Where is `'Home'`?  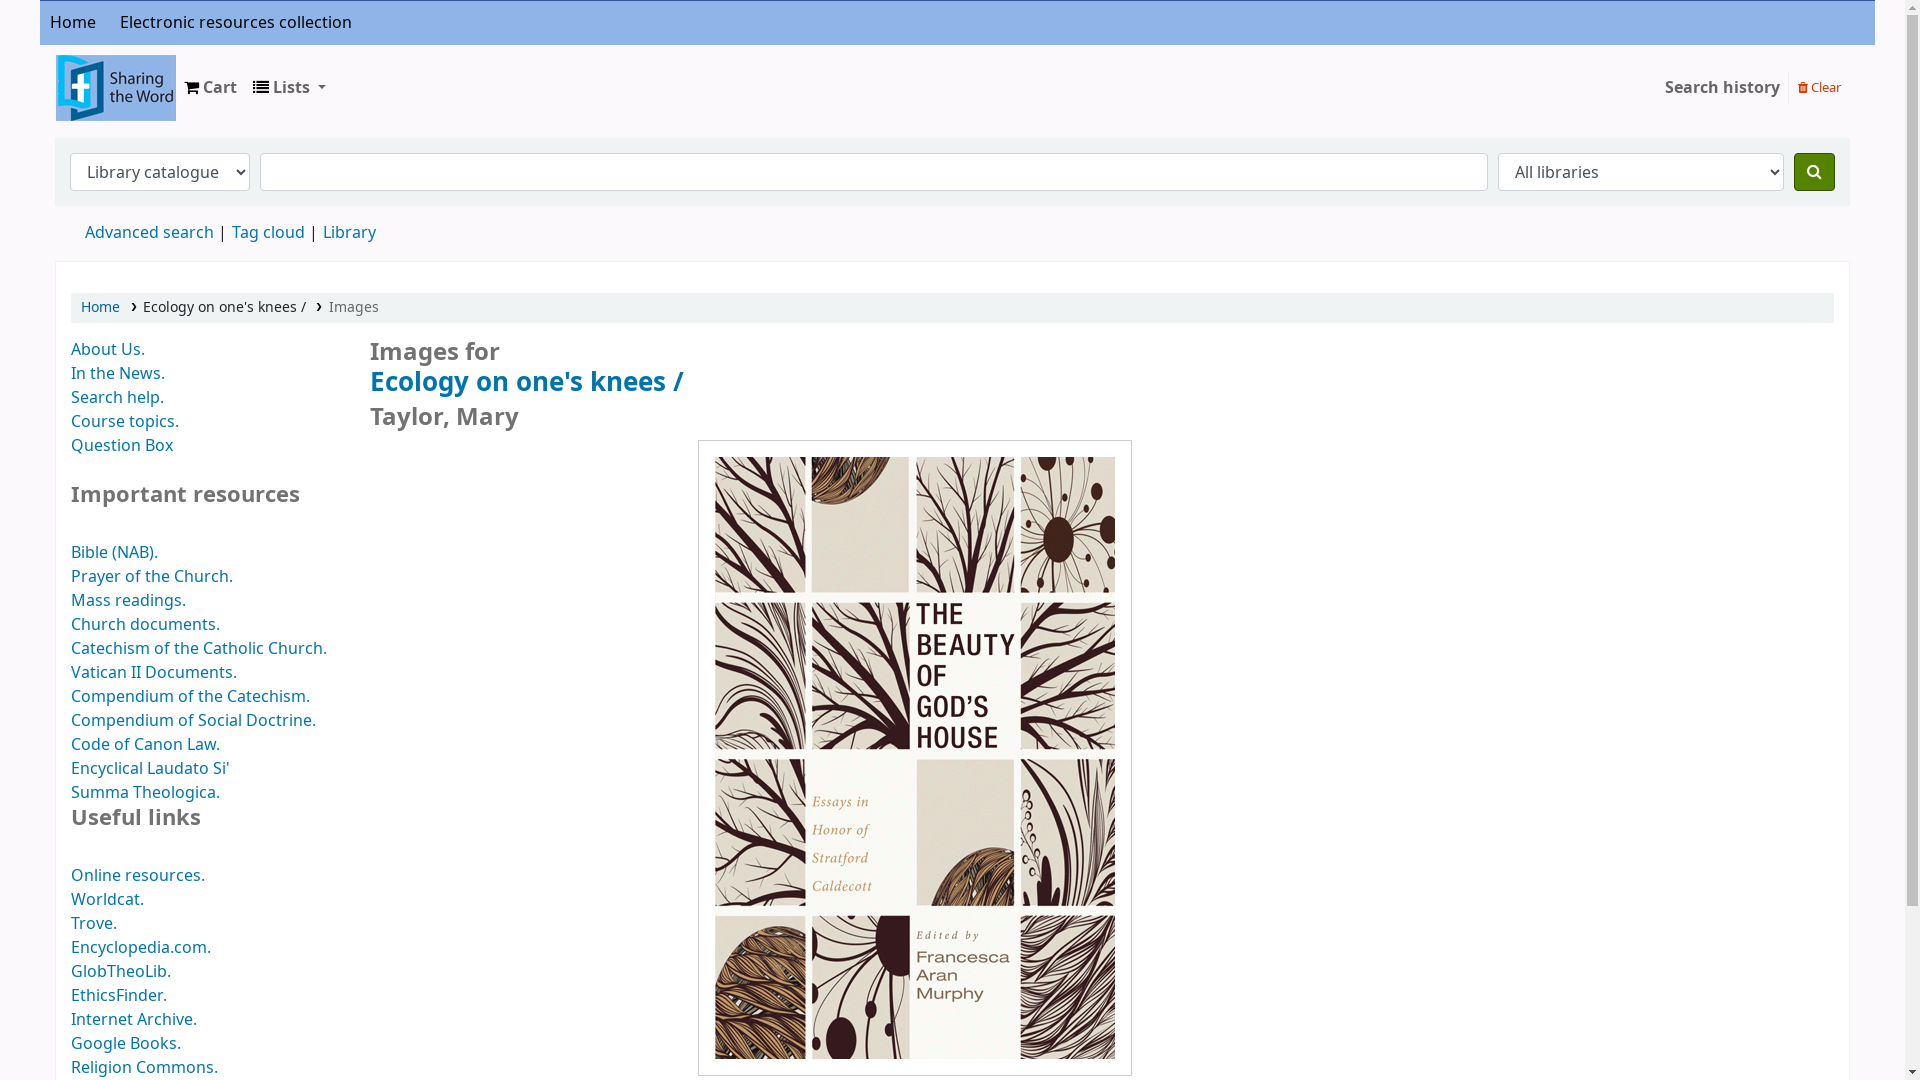 'Home' is located at coordinates (99, 307).